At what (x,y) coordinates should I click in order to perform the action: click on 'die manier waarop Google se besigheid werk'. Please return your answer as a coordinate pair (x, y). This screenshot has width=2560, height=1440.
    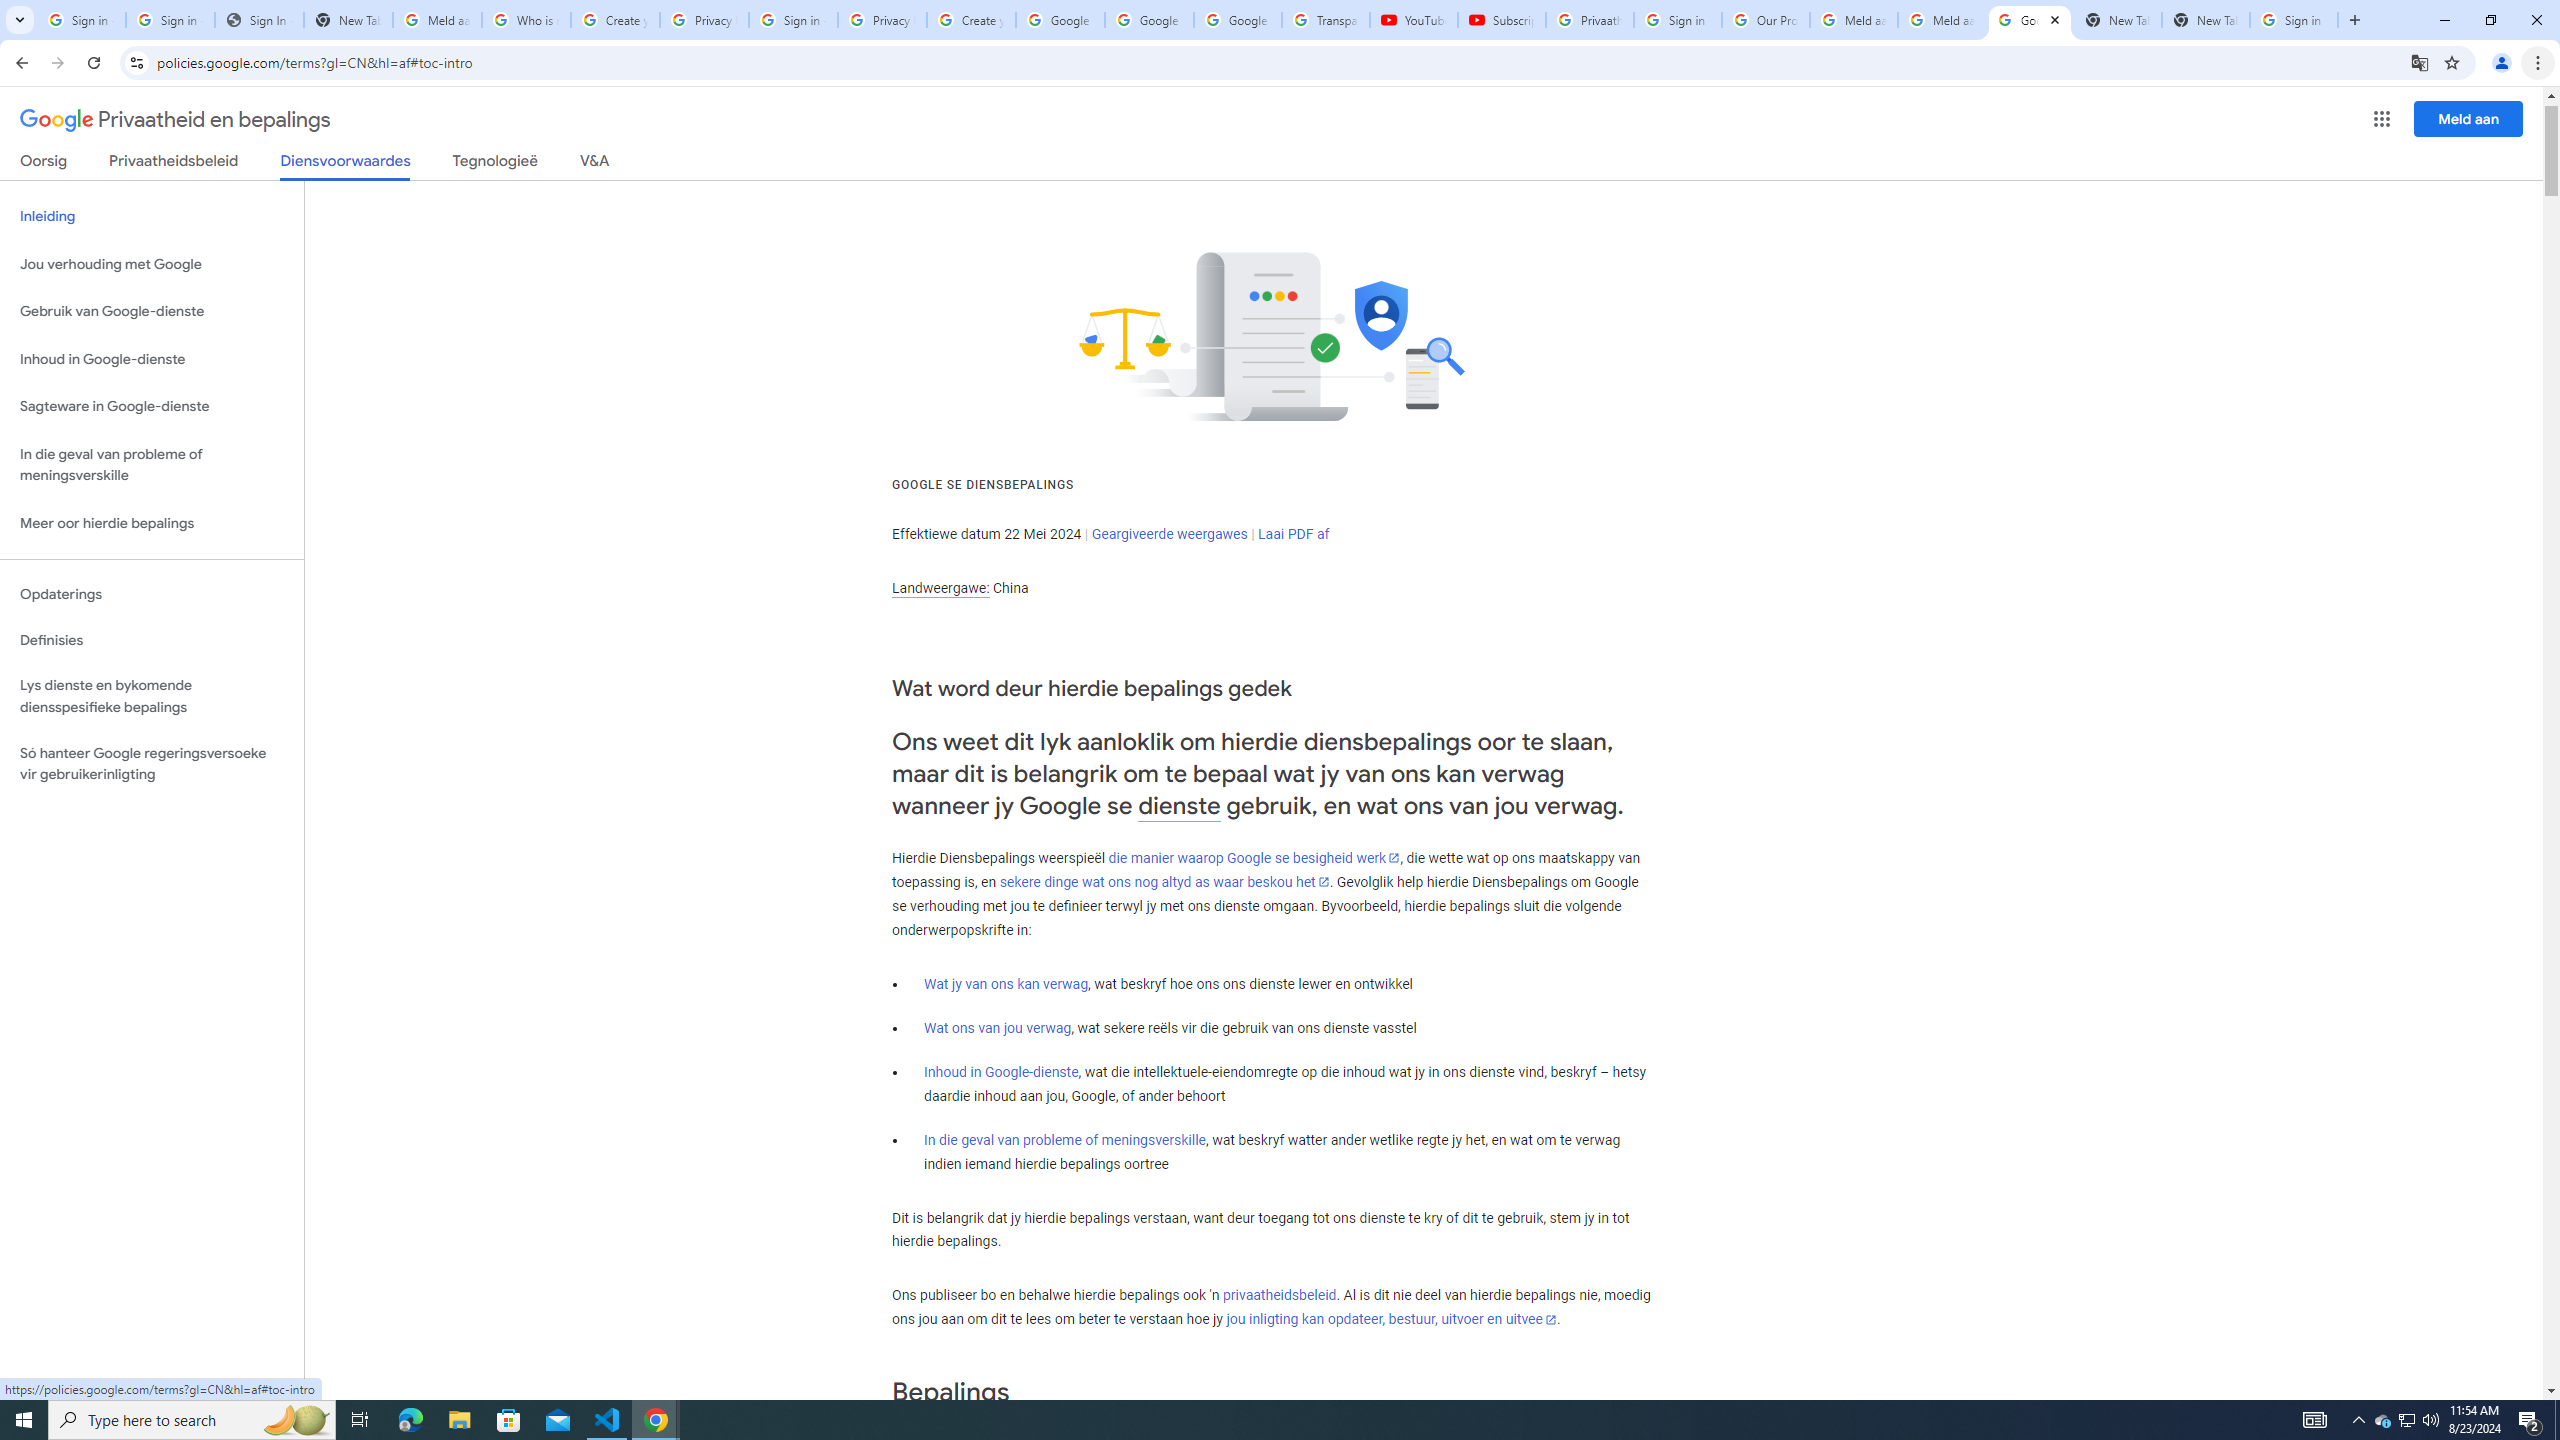
    Looking at the image, I should click on (1253, 857).